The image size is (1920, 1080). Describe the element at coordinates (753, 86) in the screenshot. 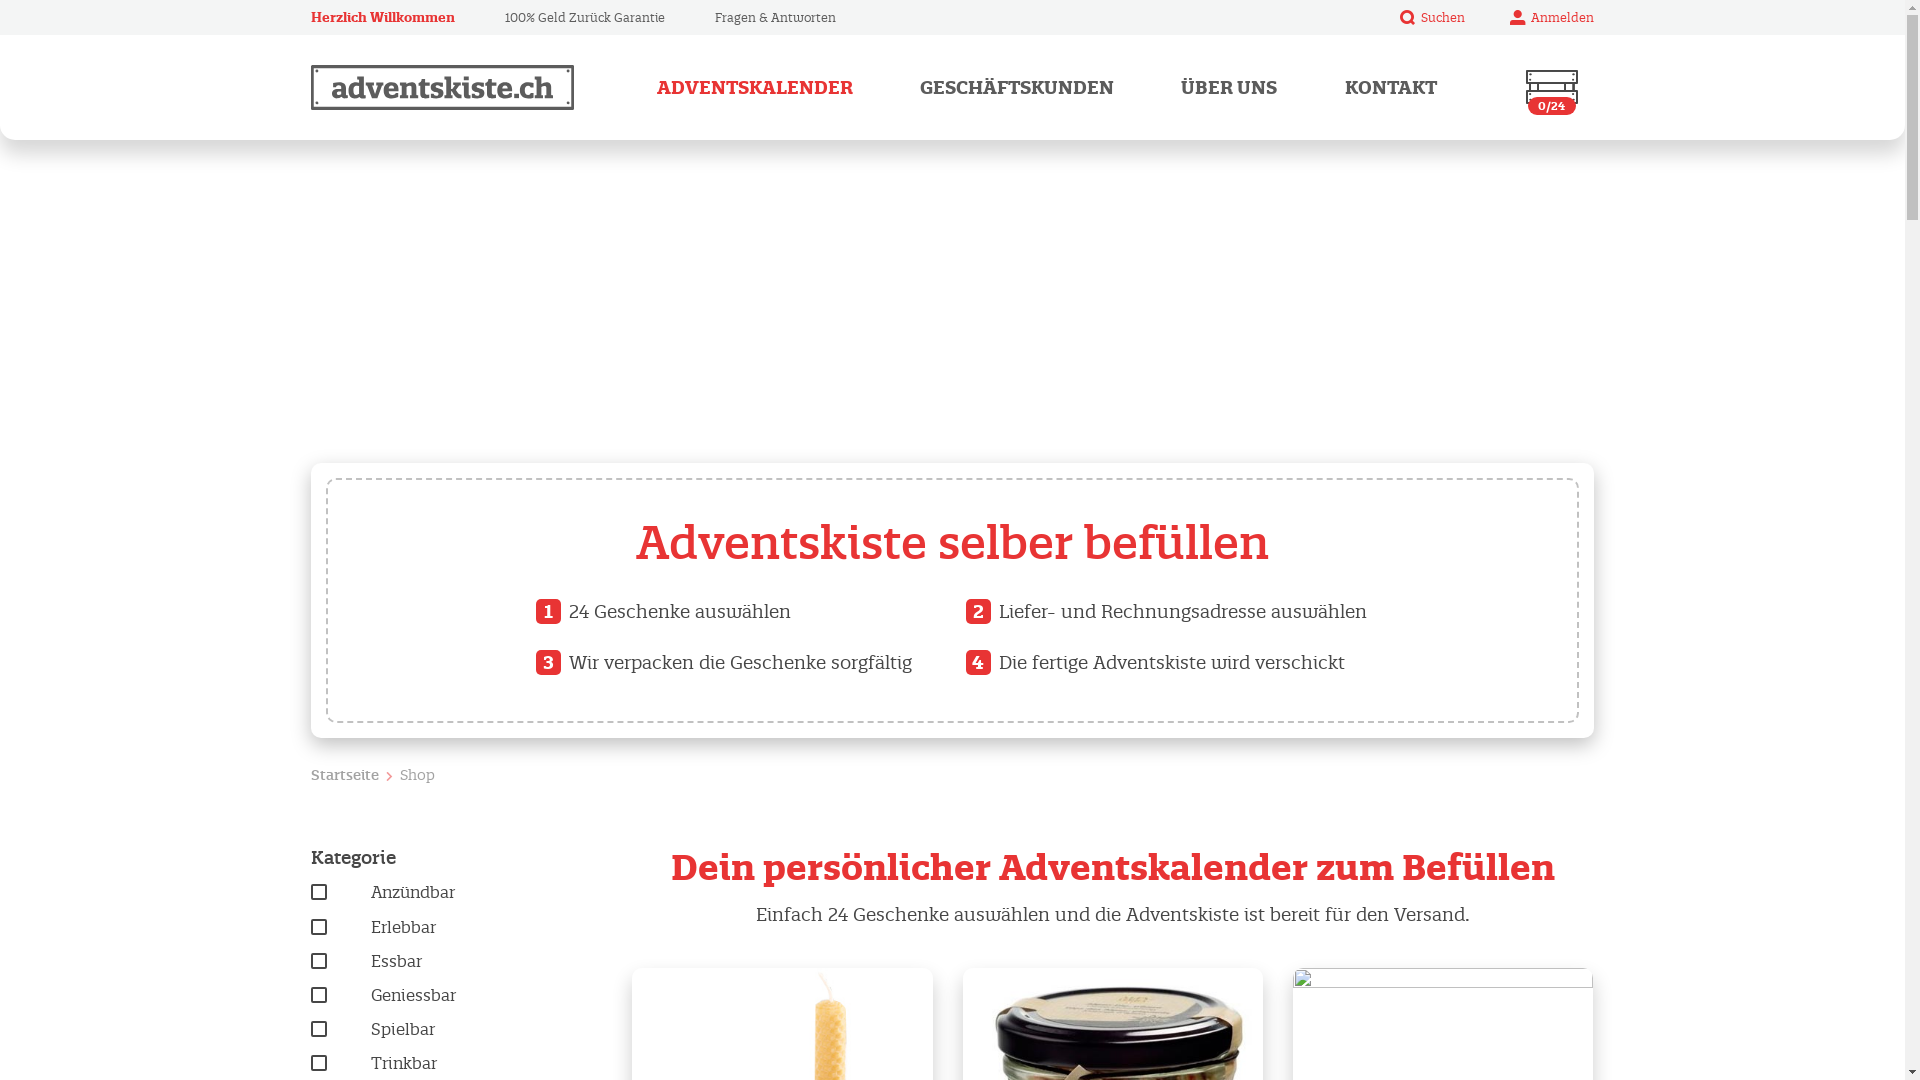

I see `'ADVENTSKALENDER'` at that location.